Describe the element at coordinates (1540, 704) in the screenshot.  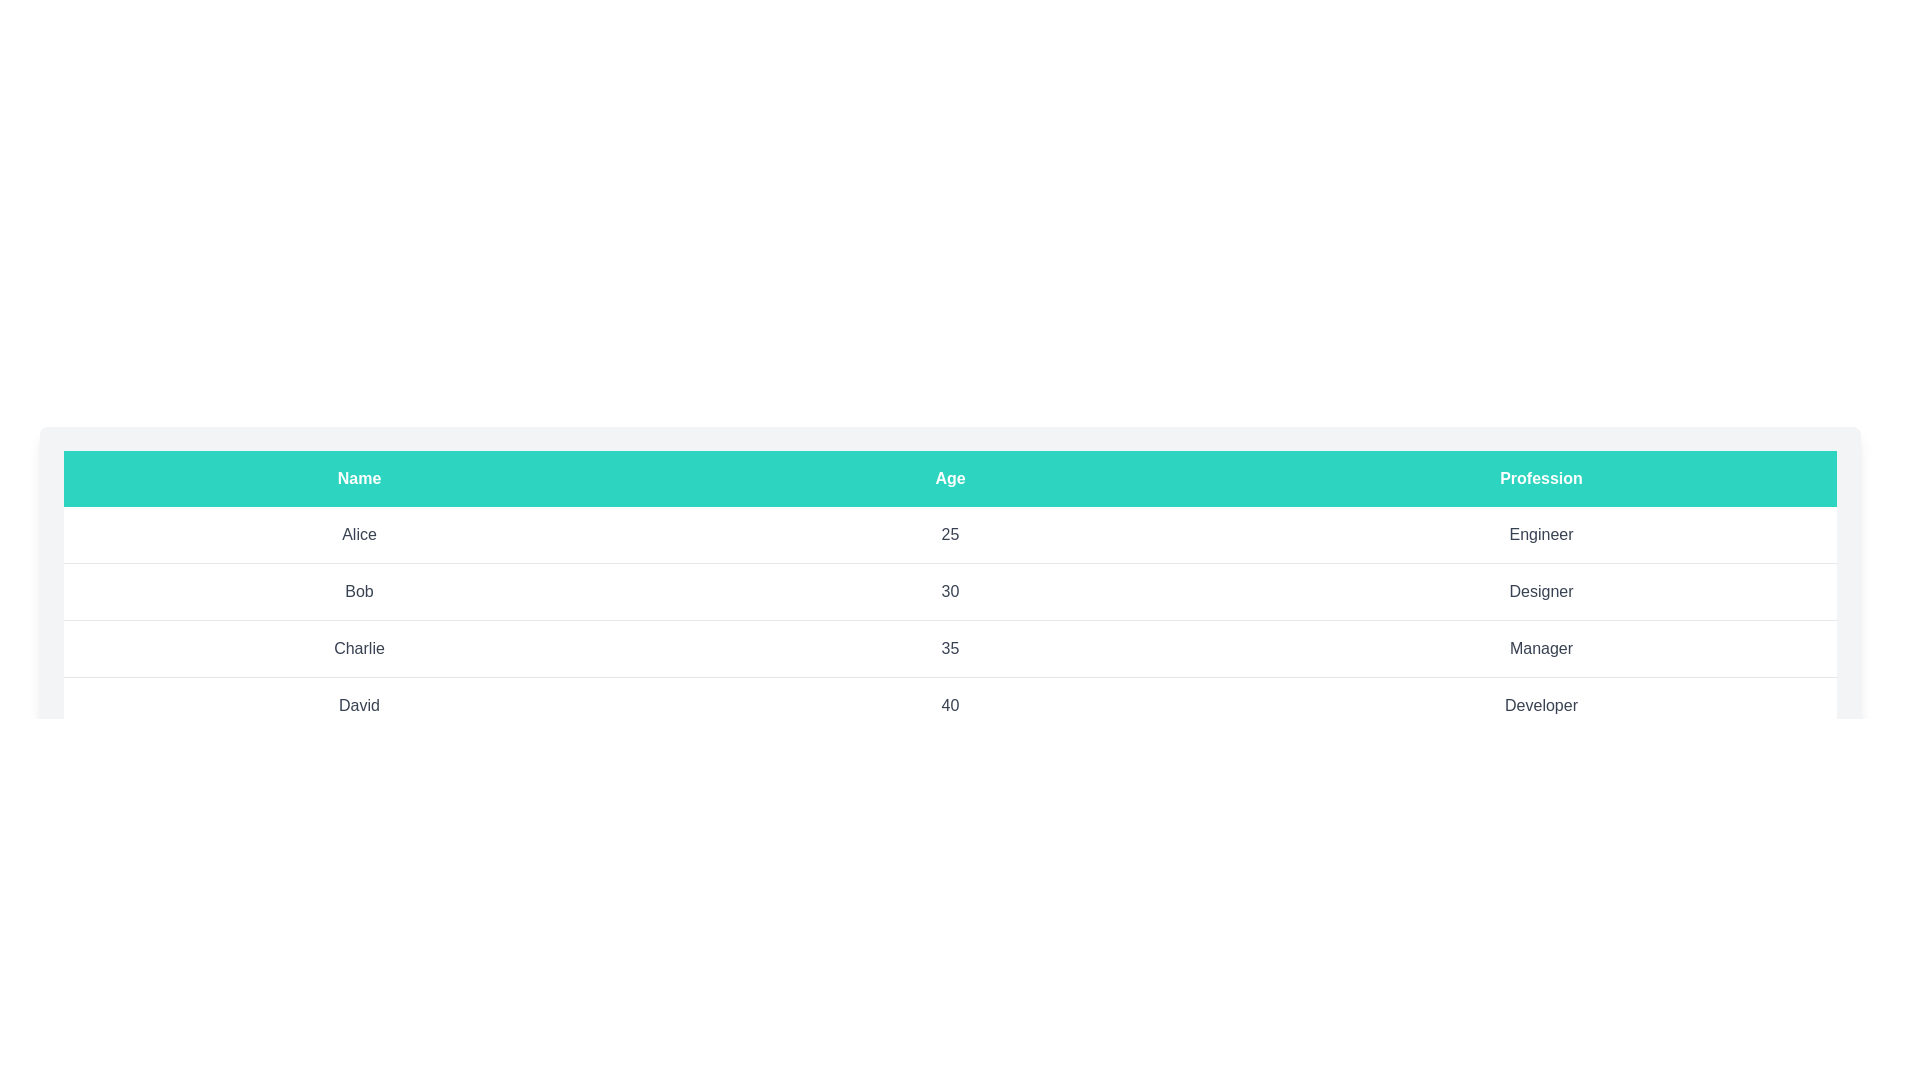
I see `the 'Developer' text label that displays the profession information for 'David' in the table` at that location.